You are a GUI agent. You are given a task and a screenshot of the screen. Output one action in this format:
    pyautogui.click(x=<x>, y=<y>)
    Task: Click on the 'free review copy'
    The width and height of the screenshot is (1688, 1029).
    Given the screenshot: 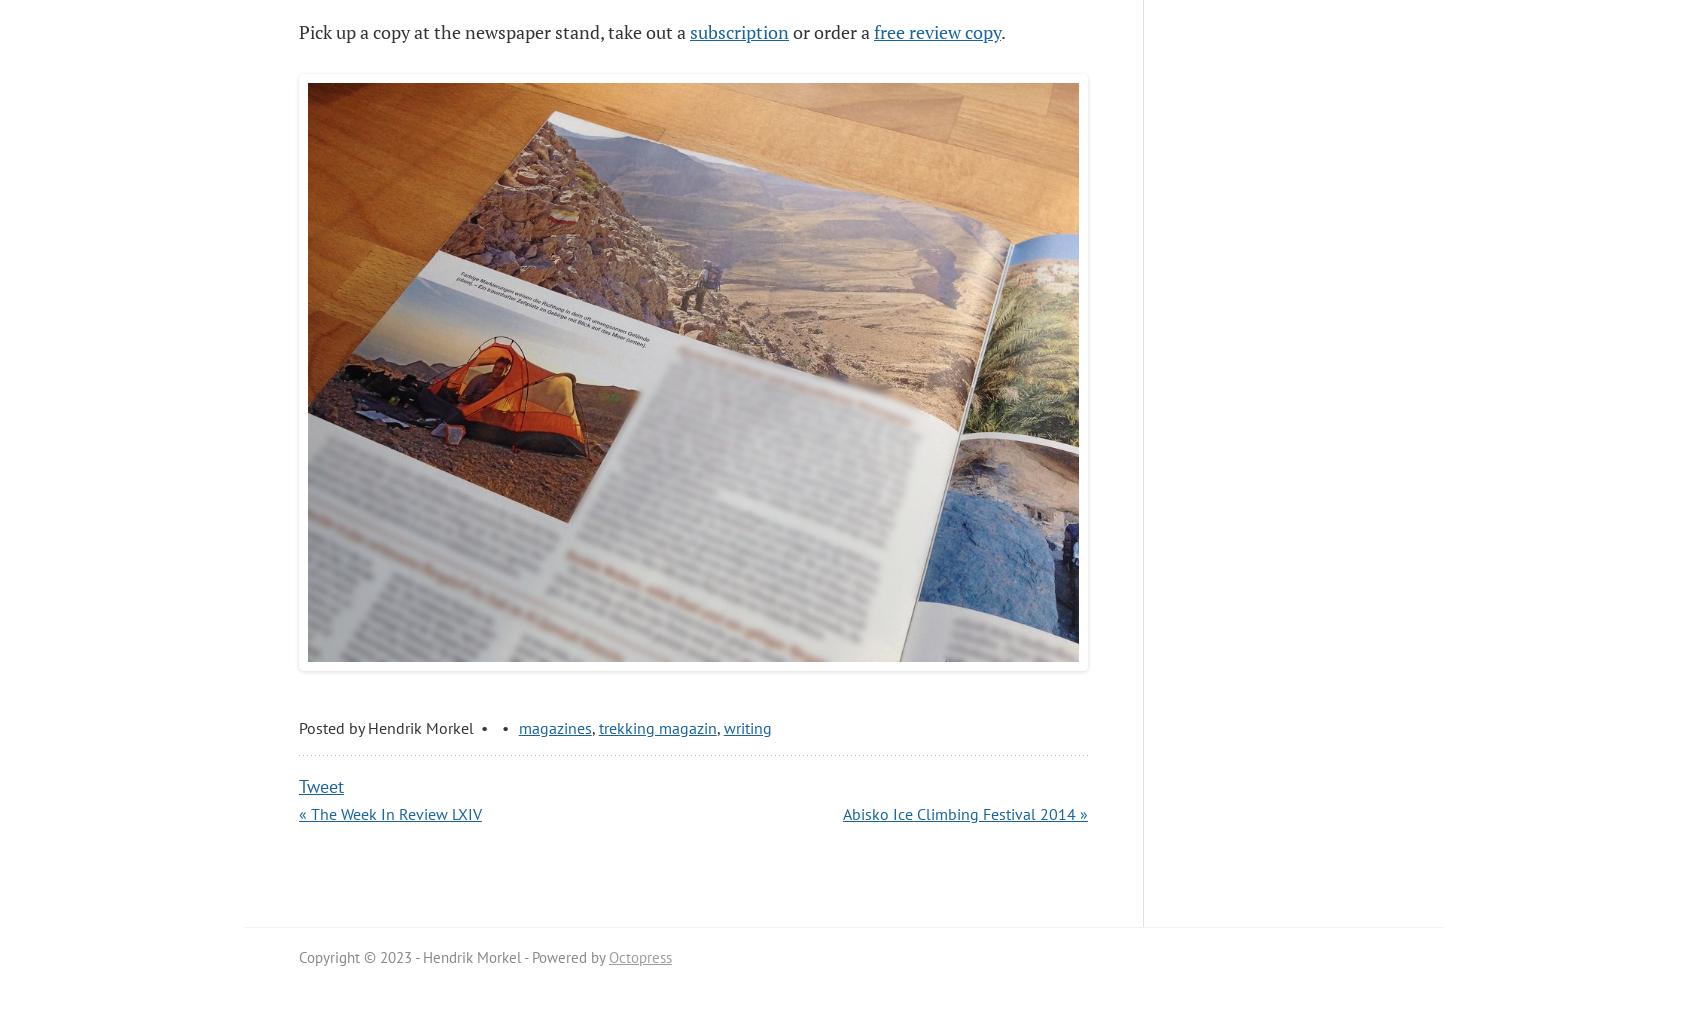 What is the action you would take?
    pyautogui.click(x=936, y=32)
    